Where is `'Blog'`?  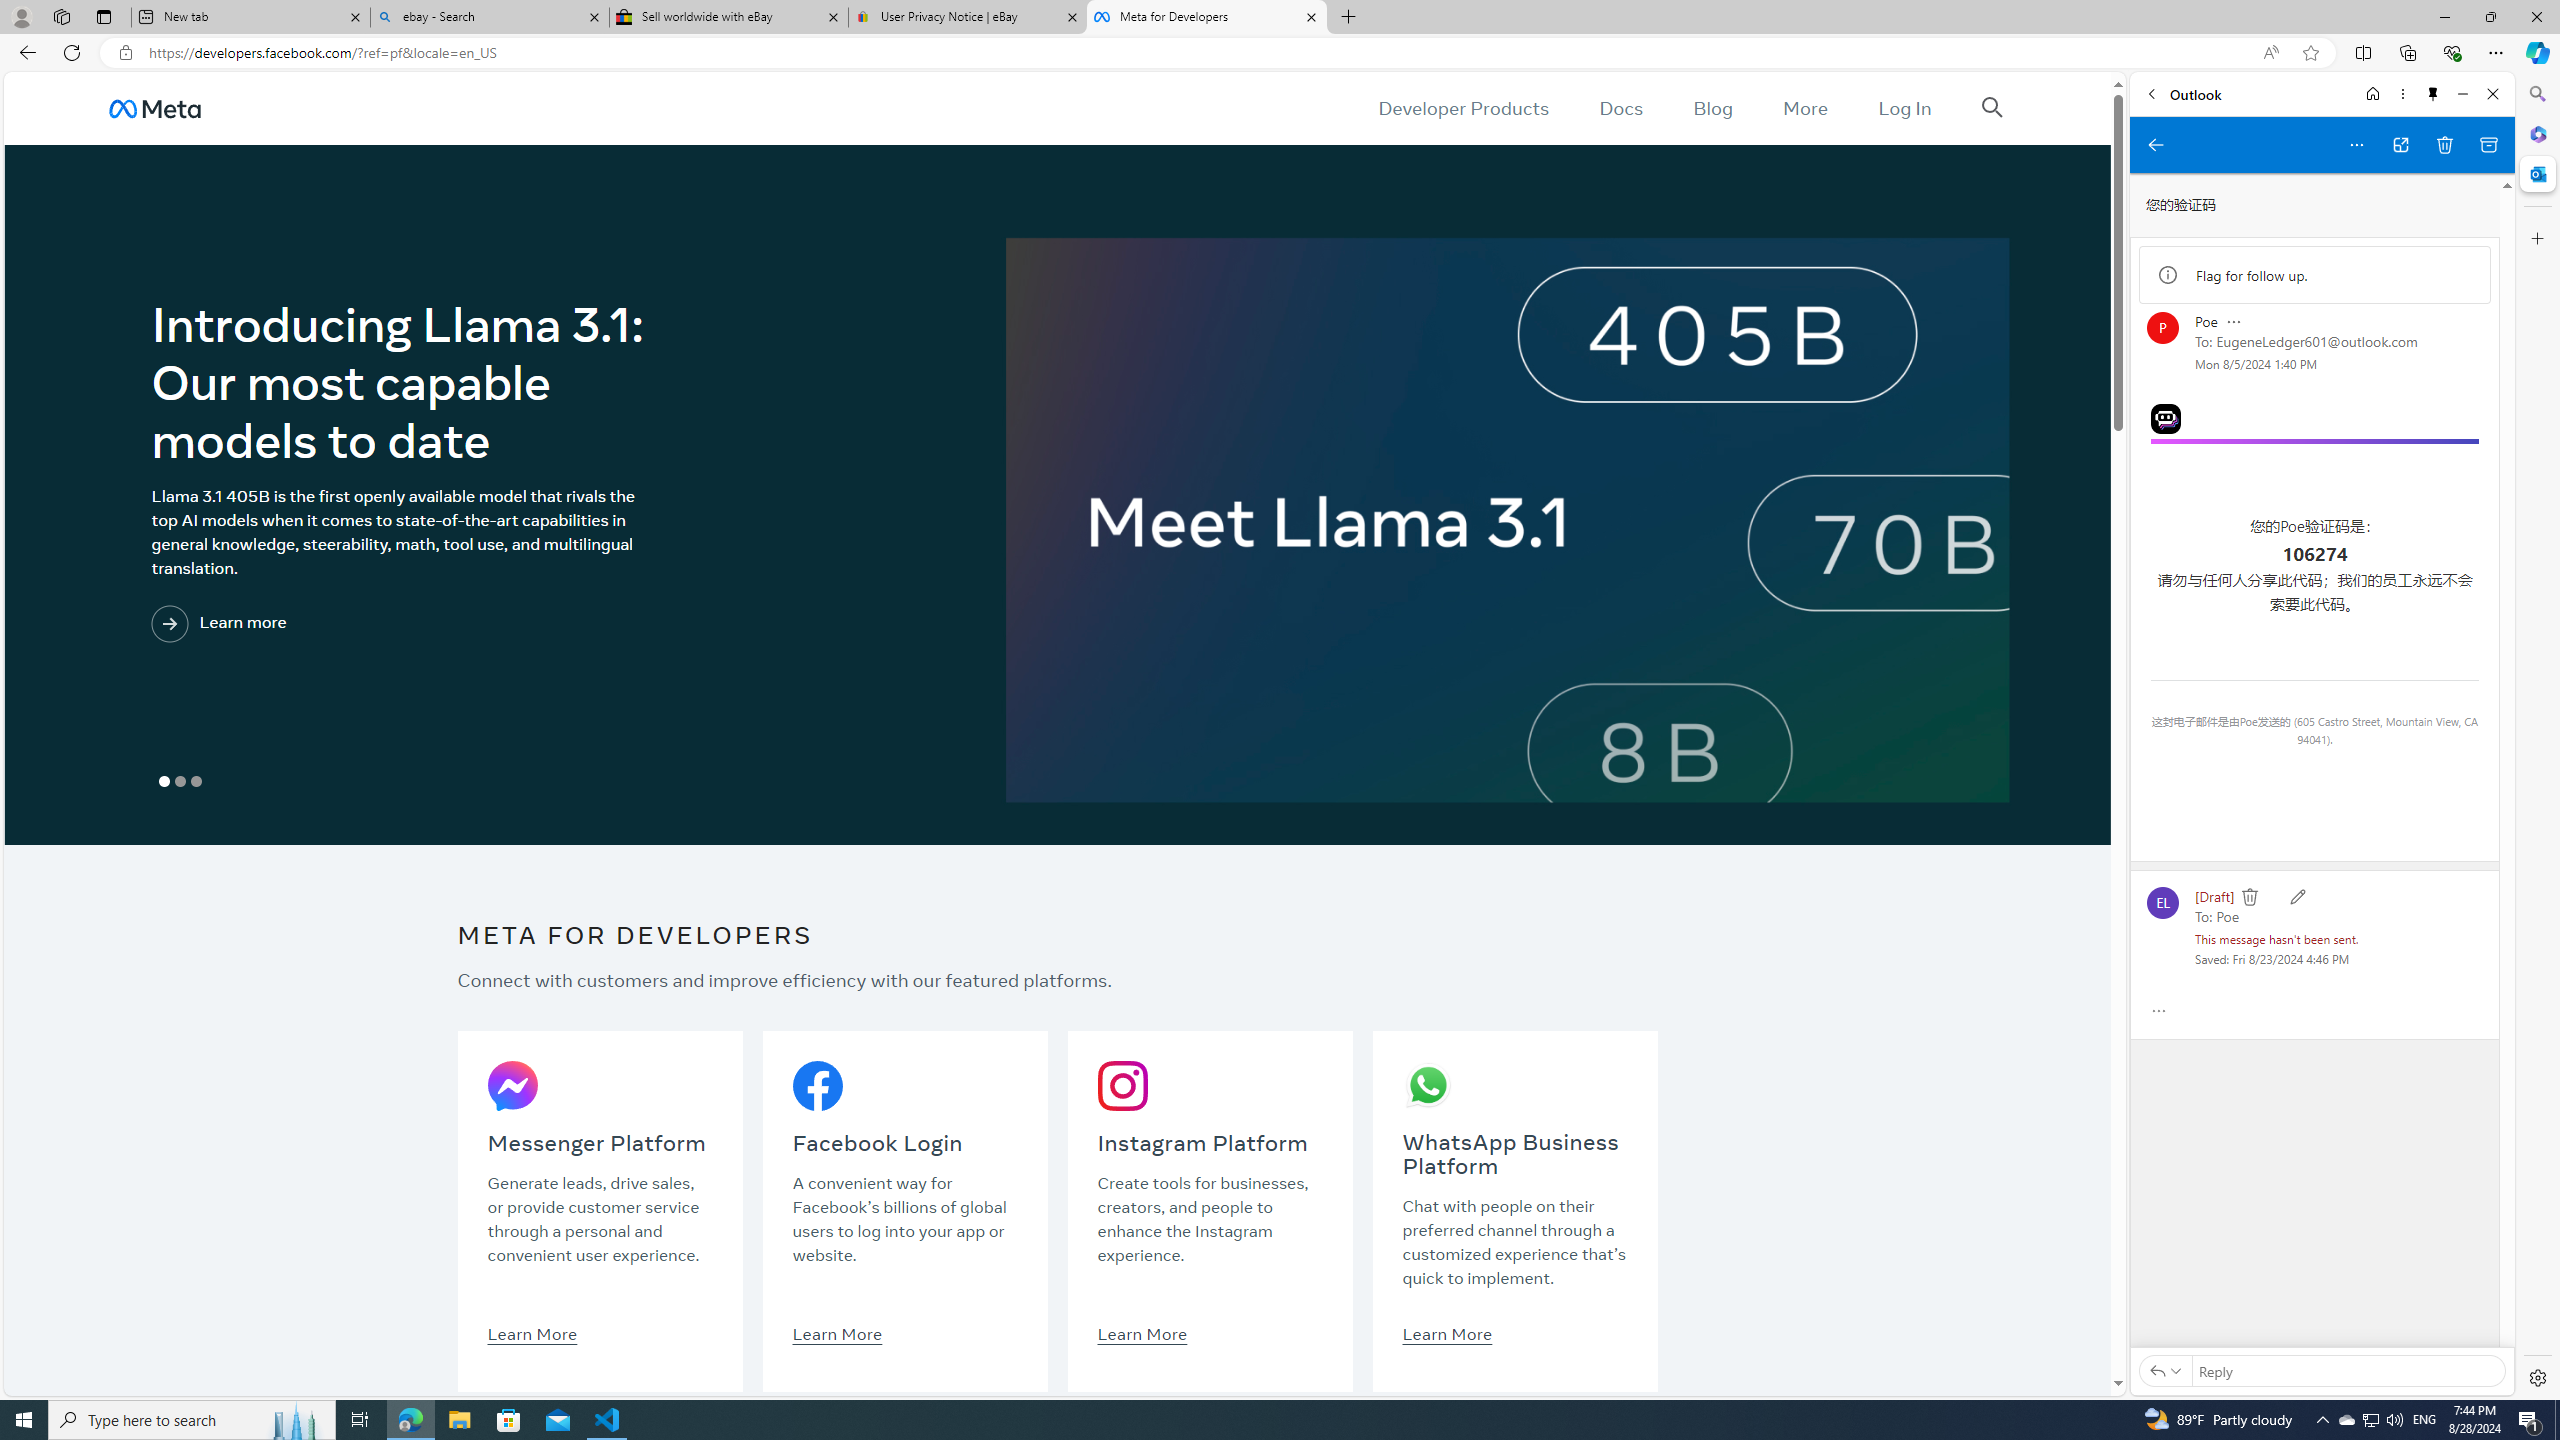
'Blog' is located at coordinates (1712, 107).